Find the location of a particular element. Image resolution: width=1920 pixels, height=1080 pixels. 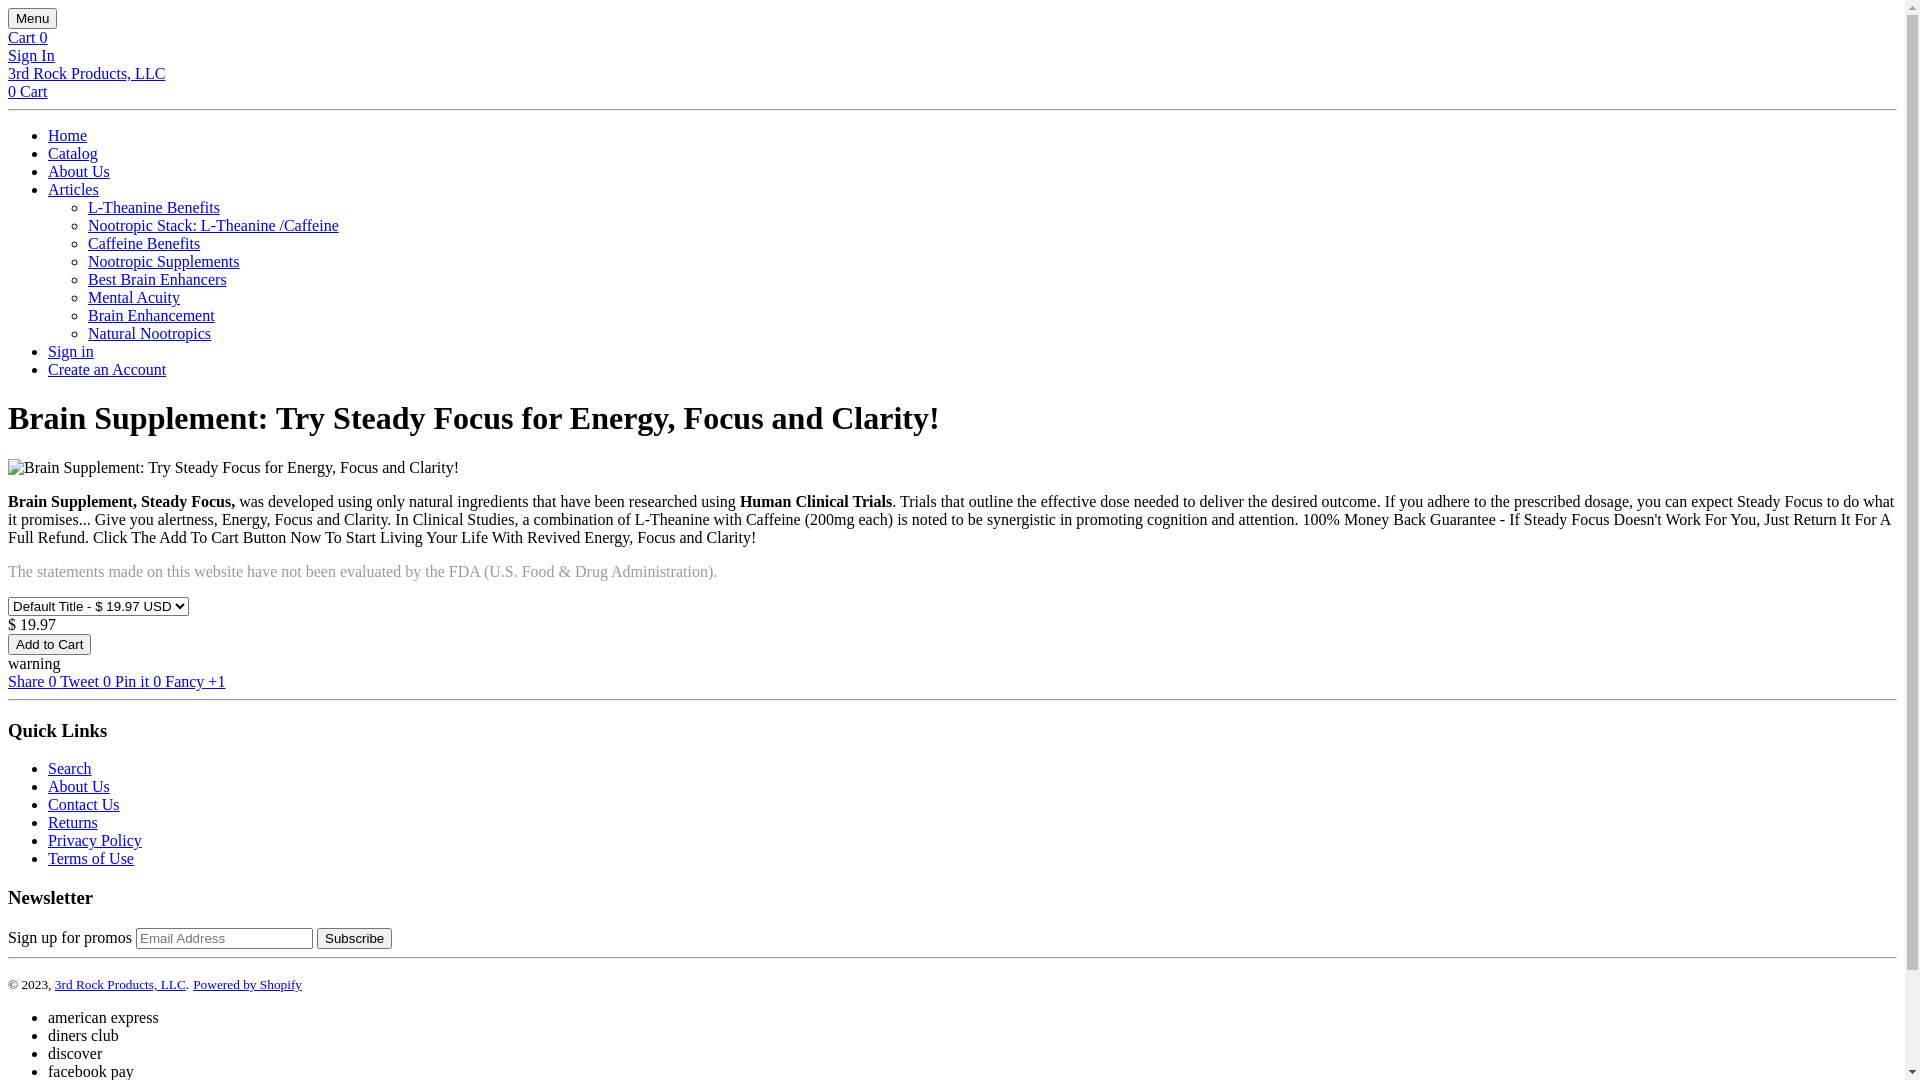

'Mental Acuity' is located at coordinates (86, 297).